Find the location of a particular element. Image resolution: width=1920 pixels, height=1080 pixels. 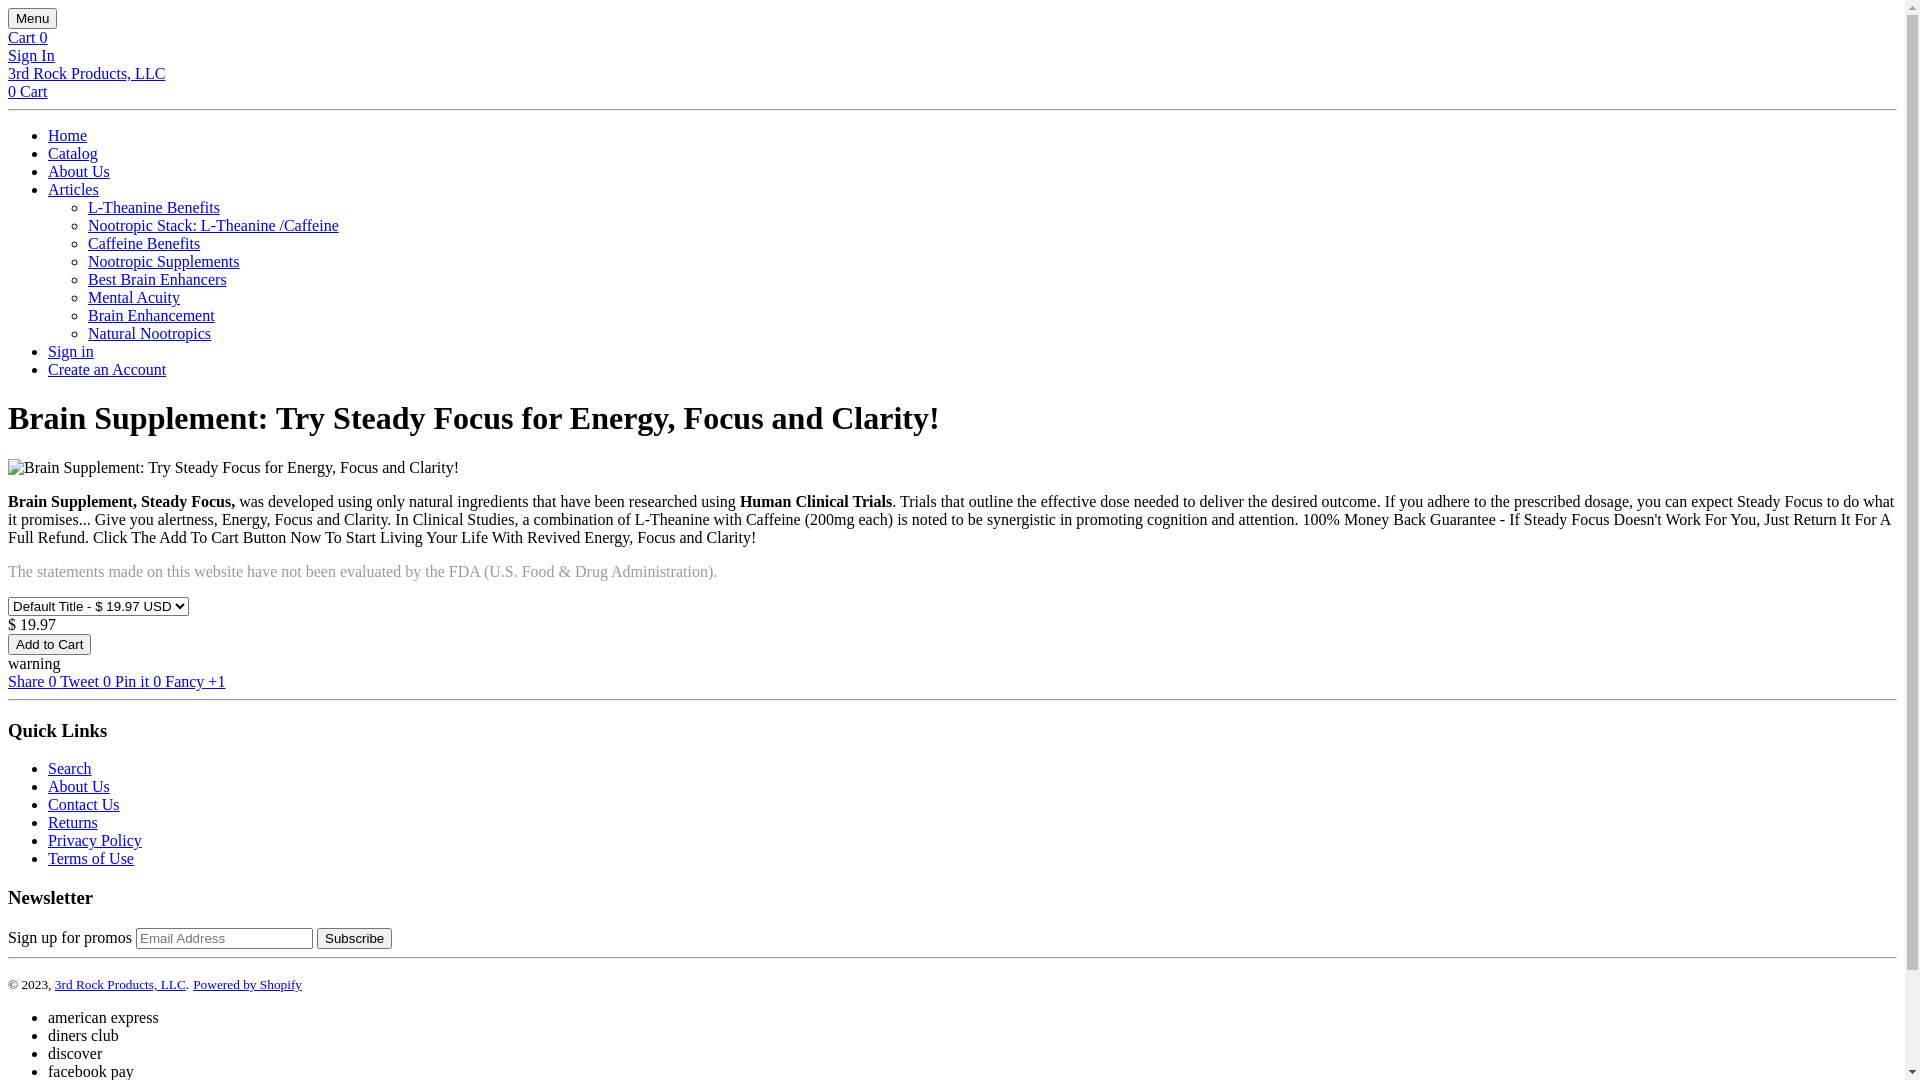

'Mental Acuity' is located at coordinates (86, 297).